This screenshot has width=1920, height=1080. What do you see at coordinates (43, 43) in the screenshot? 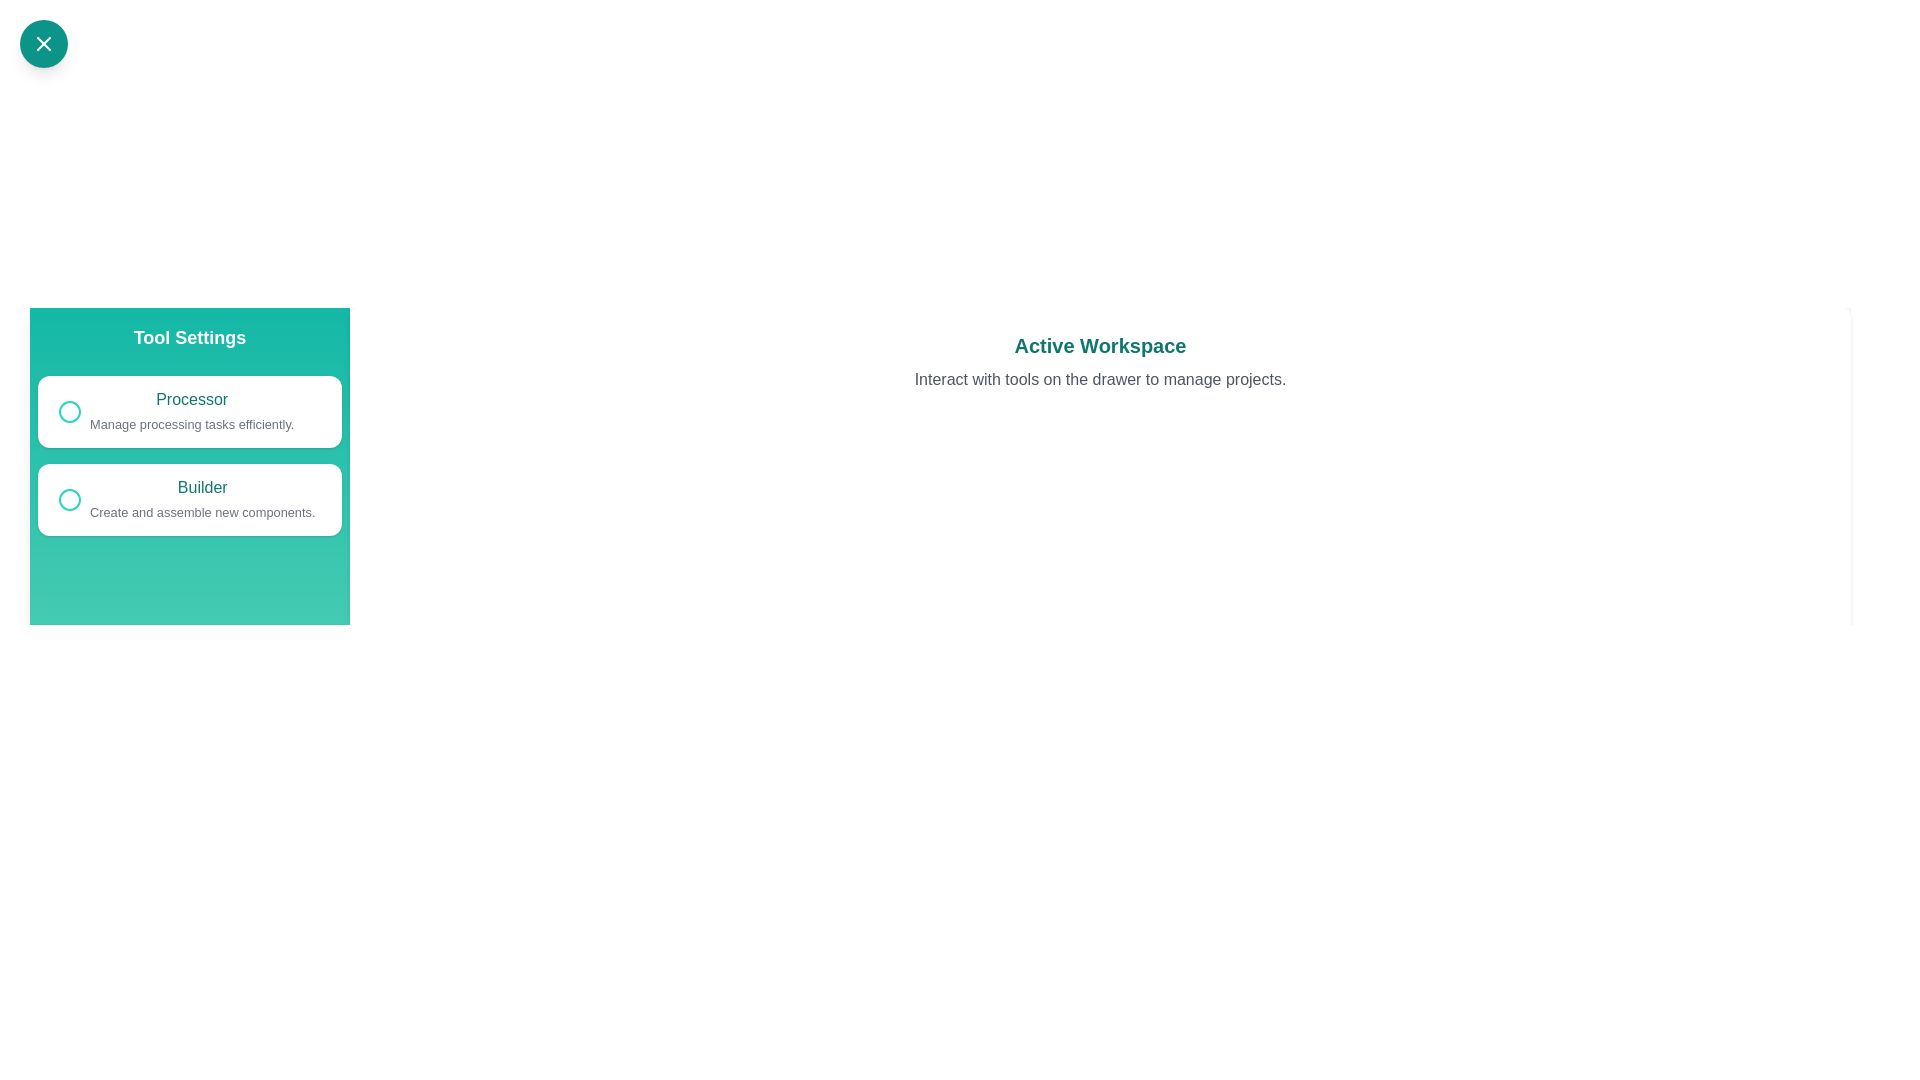
I see `toggle button to toggle the drawer` at bounding box center [43, 43].